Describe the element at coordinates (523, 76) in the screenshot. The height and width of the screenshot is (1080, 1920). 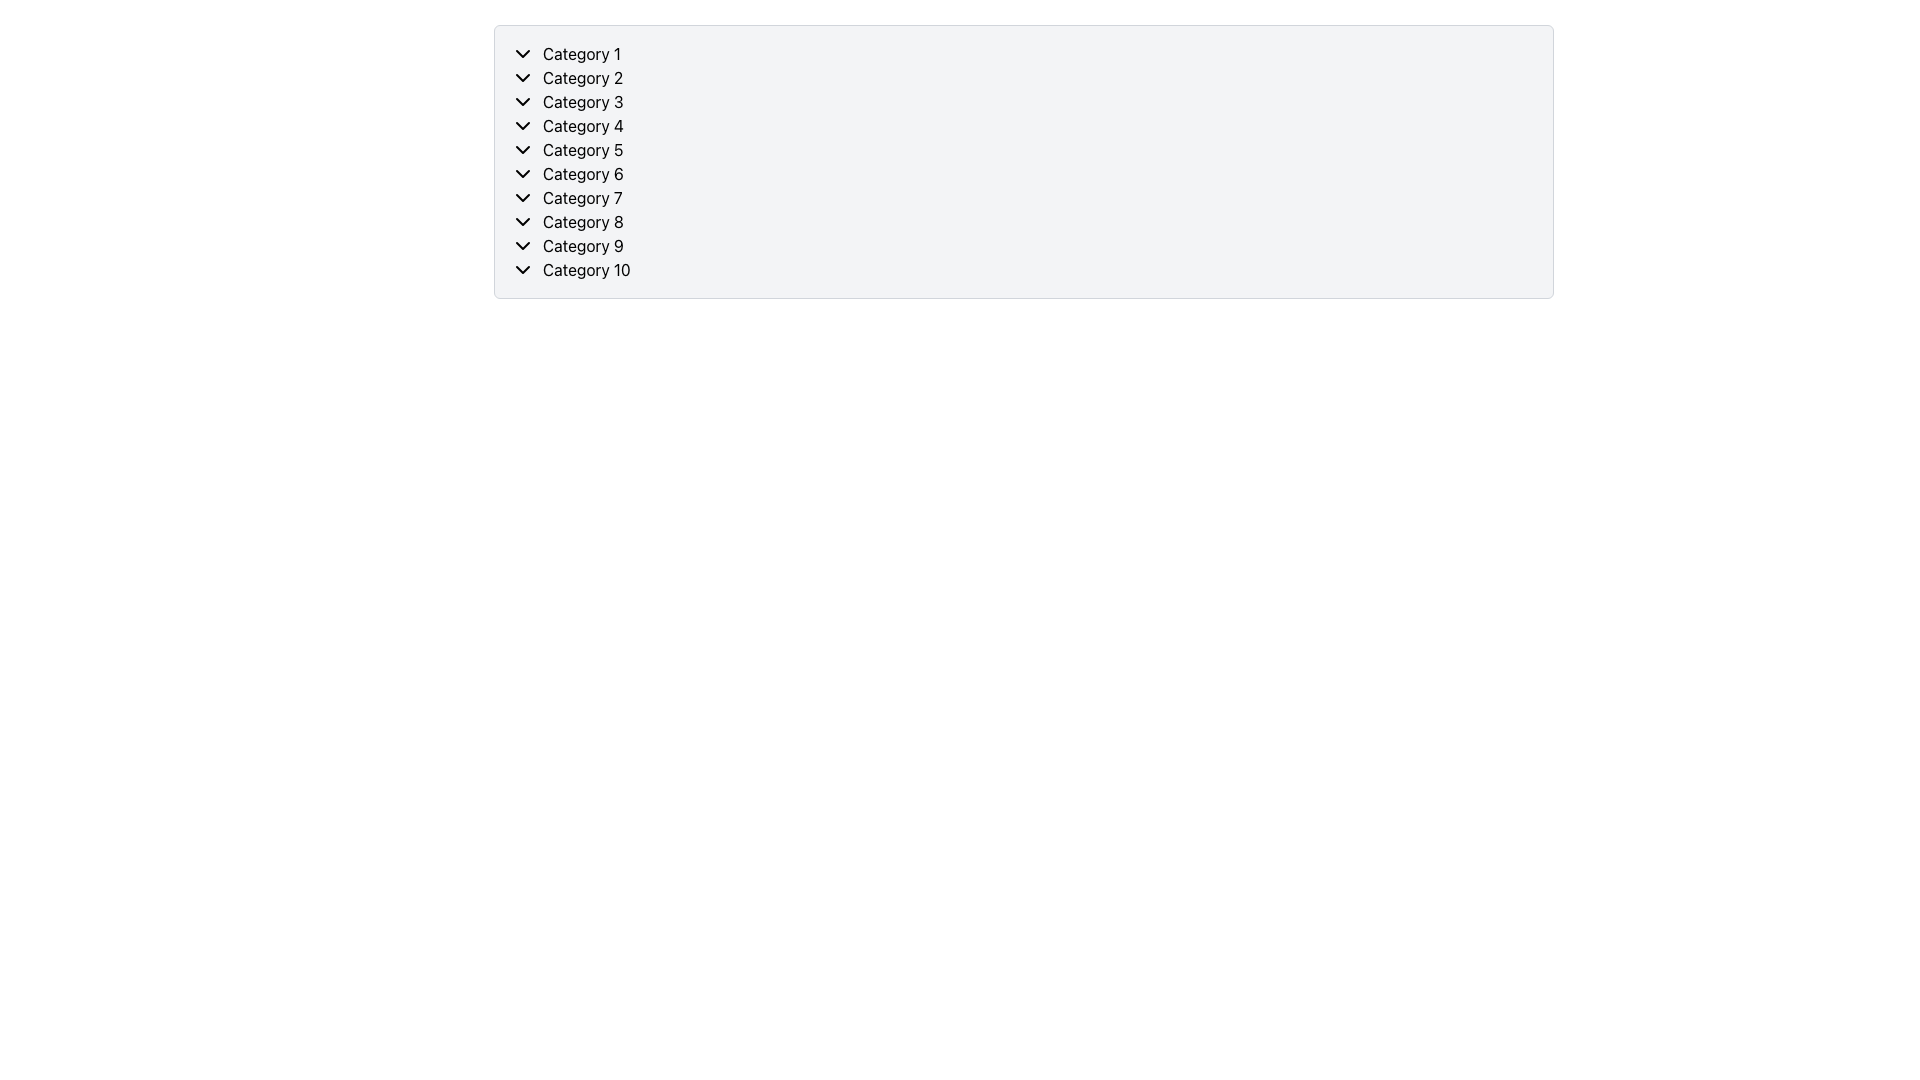
I see `the downward-pointing chevron icon next to the text 'Category 2'` at that location.